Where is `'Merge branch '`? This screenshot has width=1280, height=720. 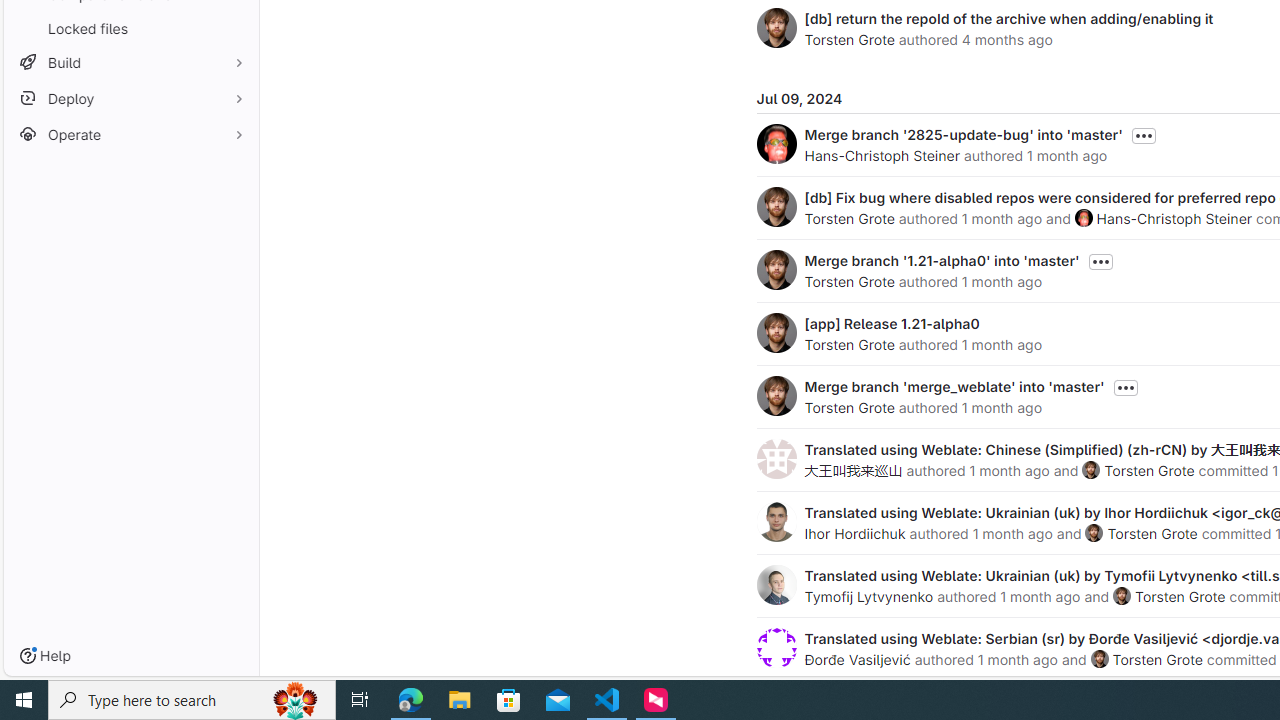 'Merge branch ' is located at coordinates (941, 259).